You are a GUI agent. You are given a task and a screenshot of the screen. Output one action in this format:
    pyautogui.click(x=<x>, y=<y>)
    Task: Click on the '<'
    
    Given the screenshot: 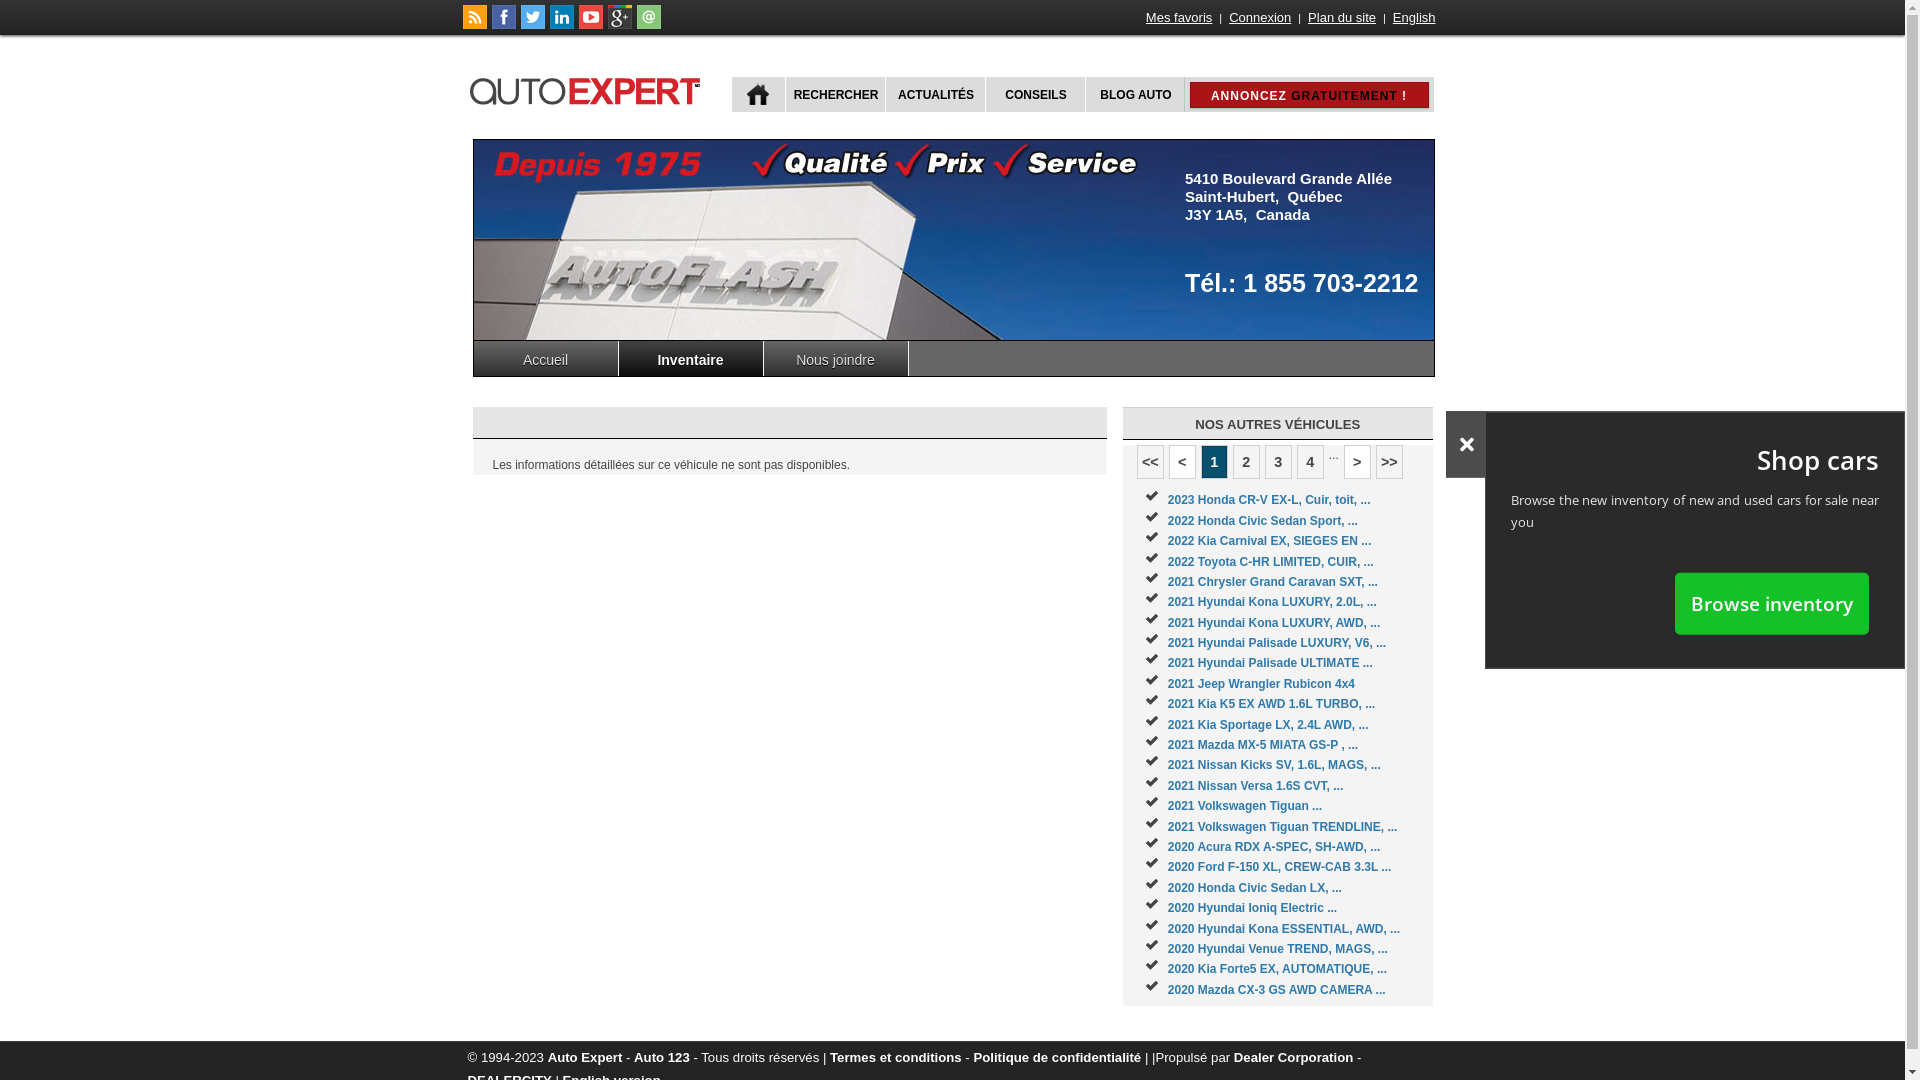 What is the action you would take?
    pyautogui.click(x=1169, y=462)
    